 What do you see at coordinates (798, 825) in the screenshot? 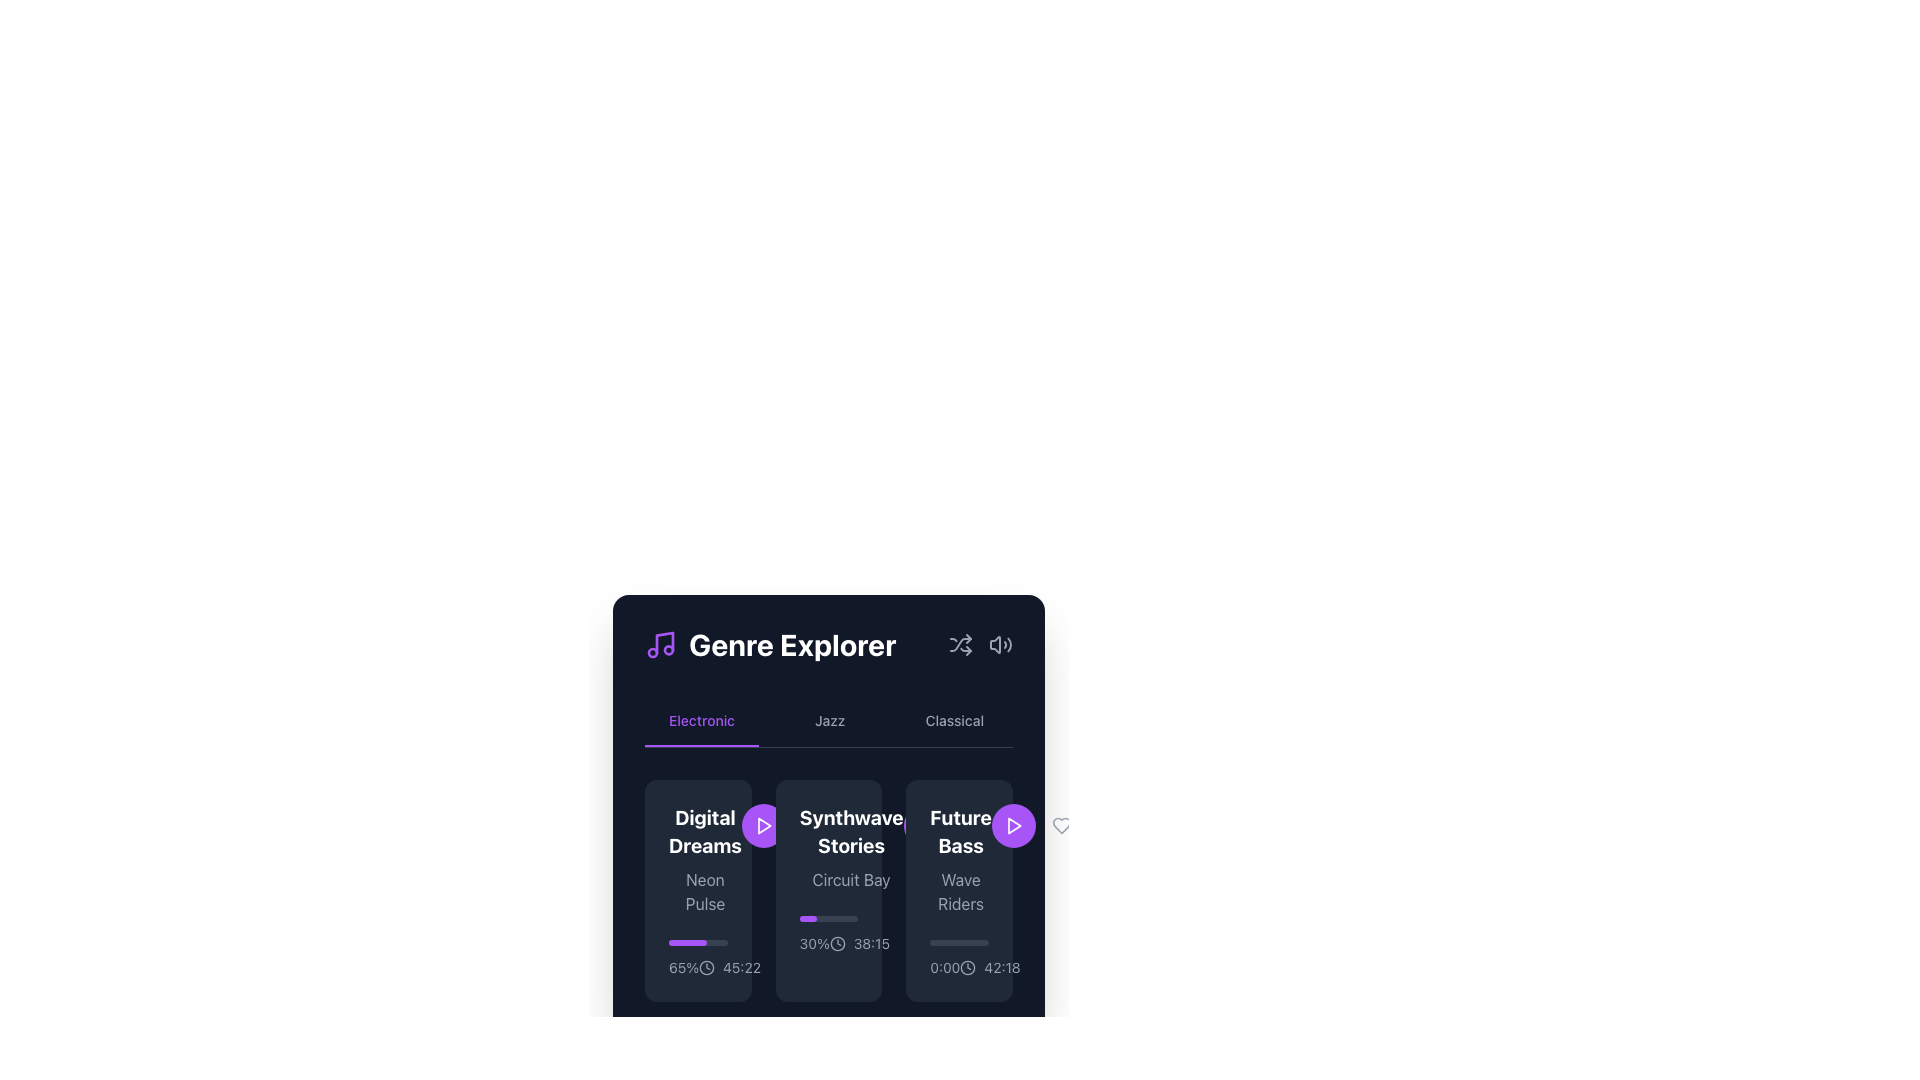
I see `the heart button located in the second row of track cards within the 'Genre Explorer' widget` at bounding box center [798, 825].